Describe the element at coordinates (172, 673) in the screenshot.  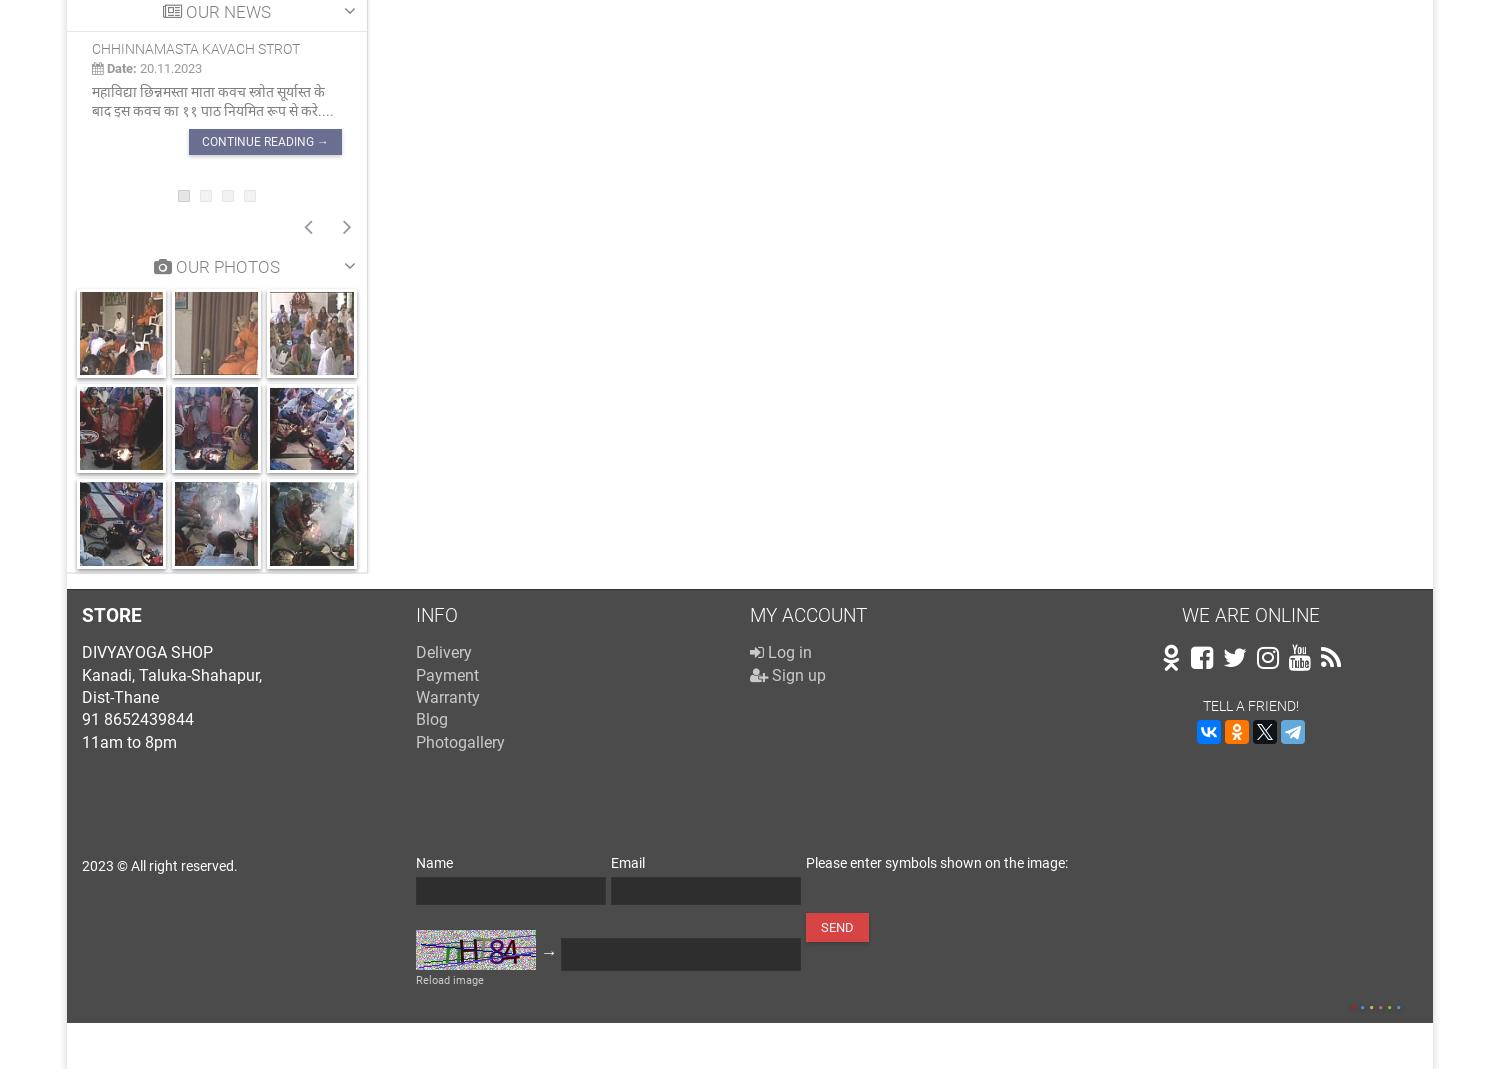
I see `'Kanadi, Taluka-Shahapur,'` at that location.